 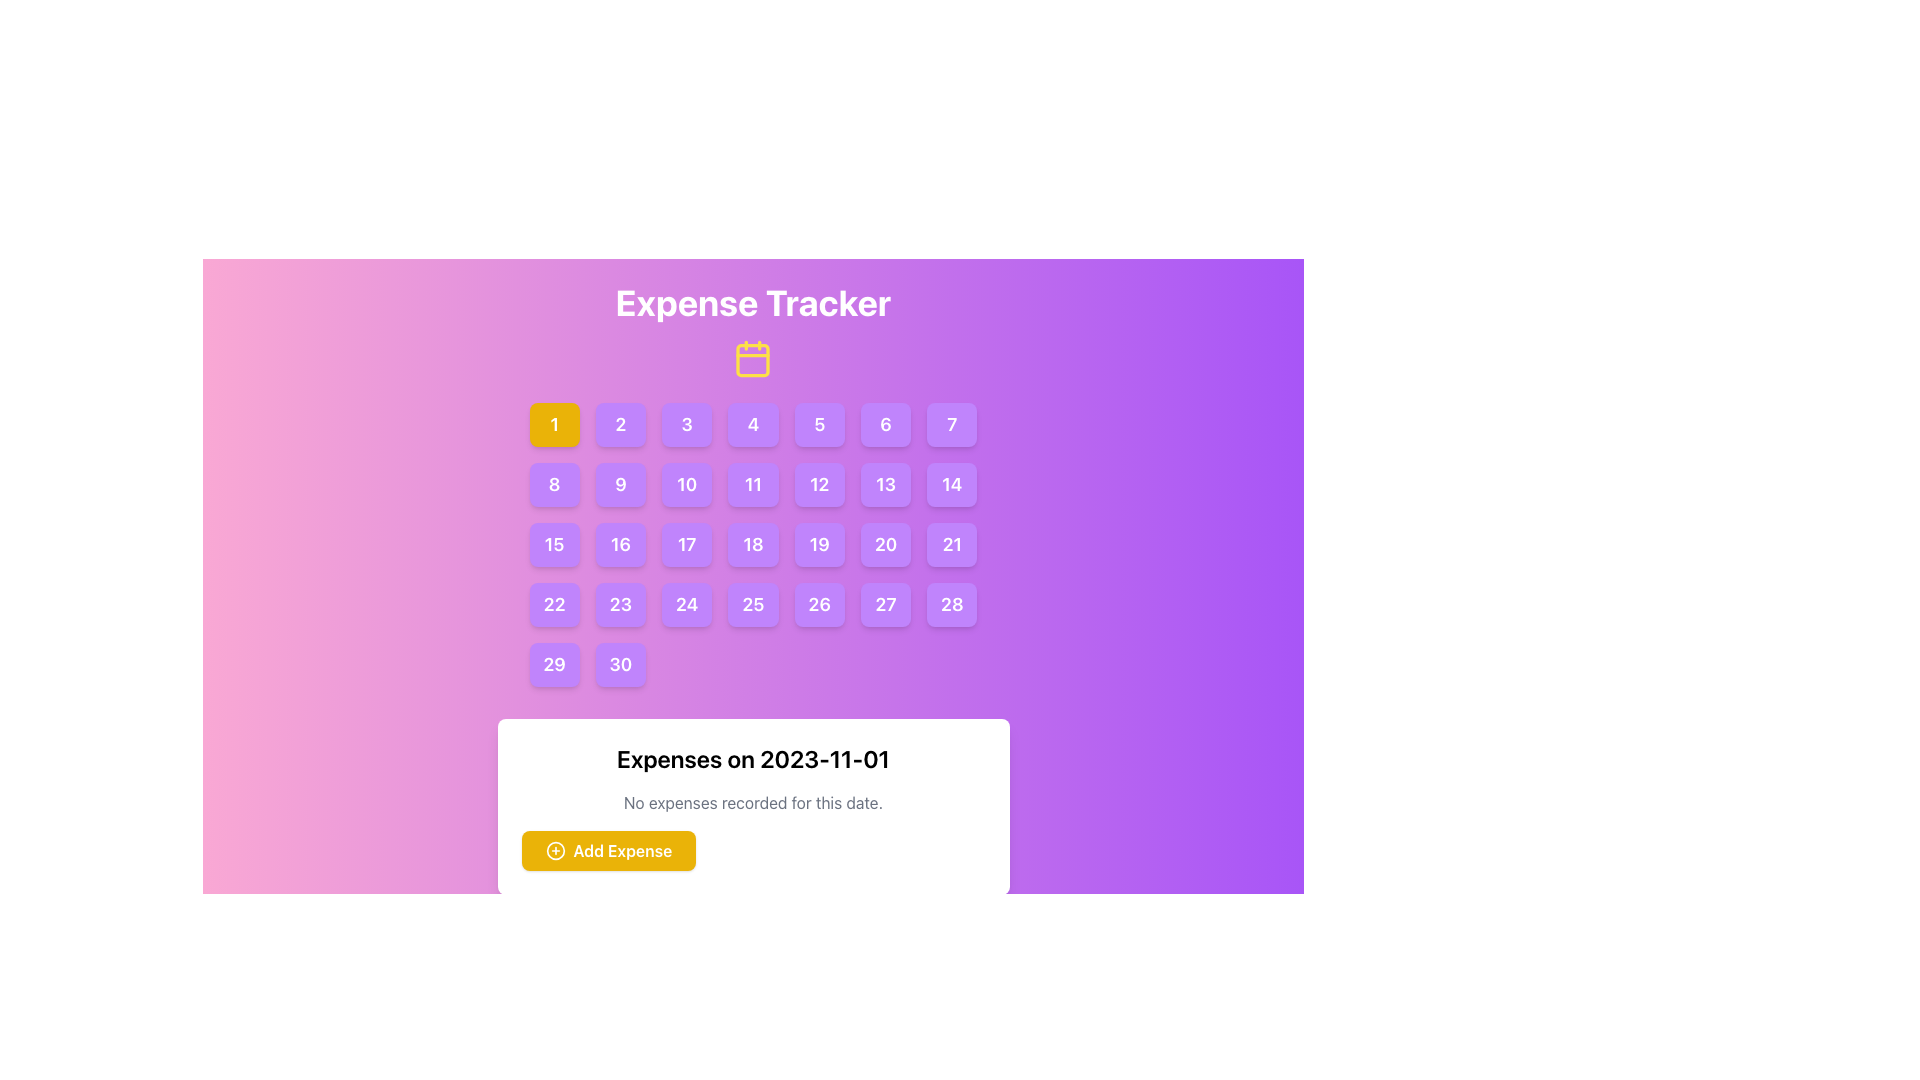 I want to click on the calendar day button located in the second row and first column of the grid layout, so click(x=554, y=485).